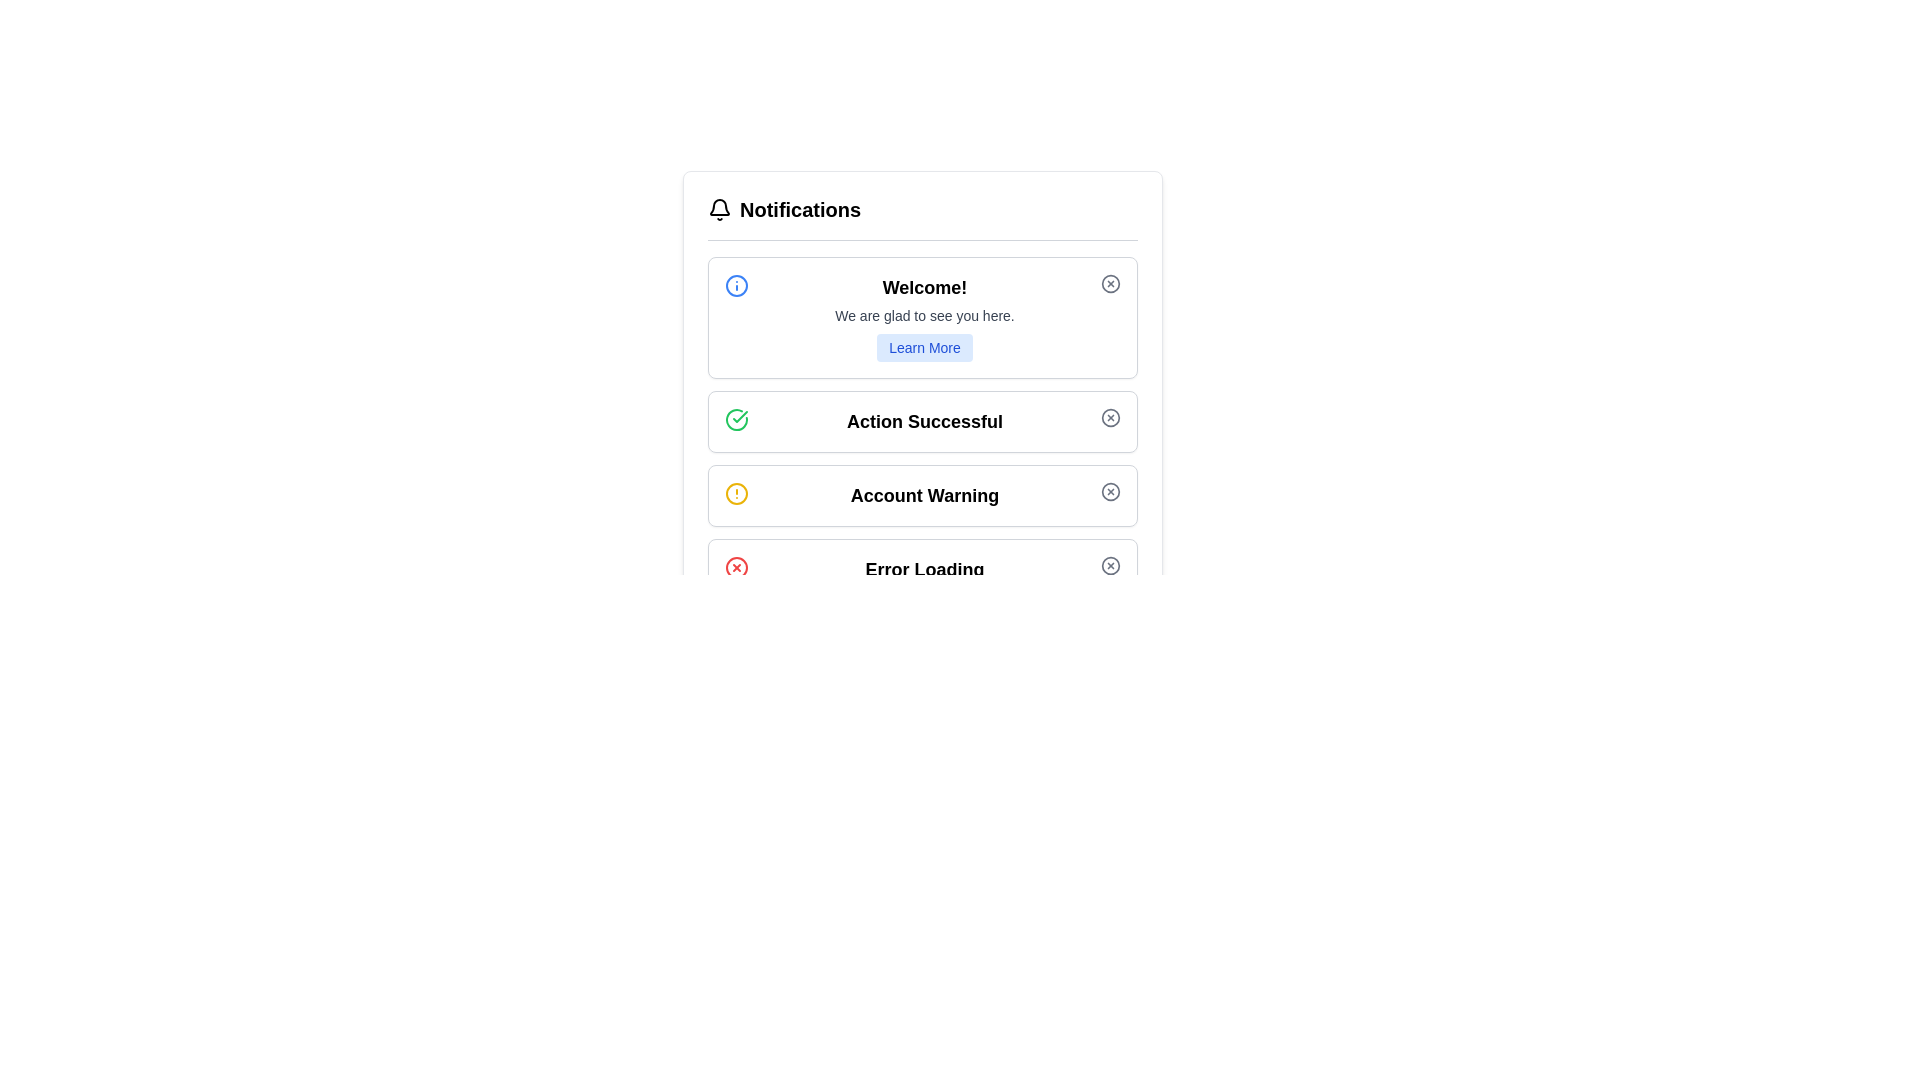 The height and width of the screenshot is (1080, 1920). Describe the element at coordinates (924, 346) in the screenshot. I see `the 'Learn More' button-like hyperlink located within the 'Welcome!' notification block, directly below the subtext 'We are glad to see you here'` at that location.